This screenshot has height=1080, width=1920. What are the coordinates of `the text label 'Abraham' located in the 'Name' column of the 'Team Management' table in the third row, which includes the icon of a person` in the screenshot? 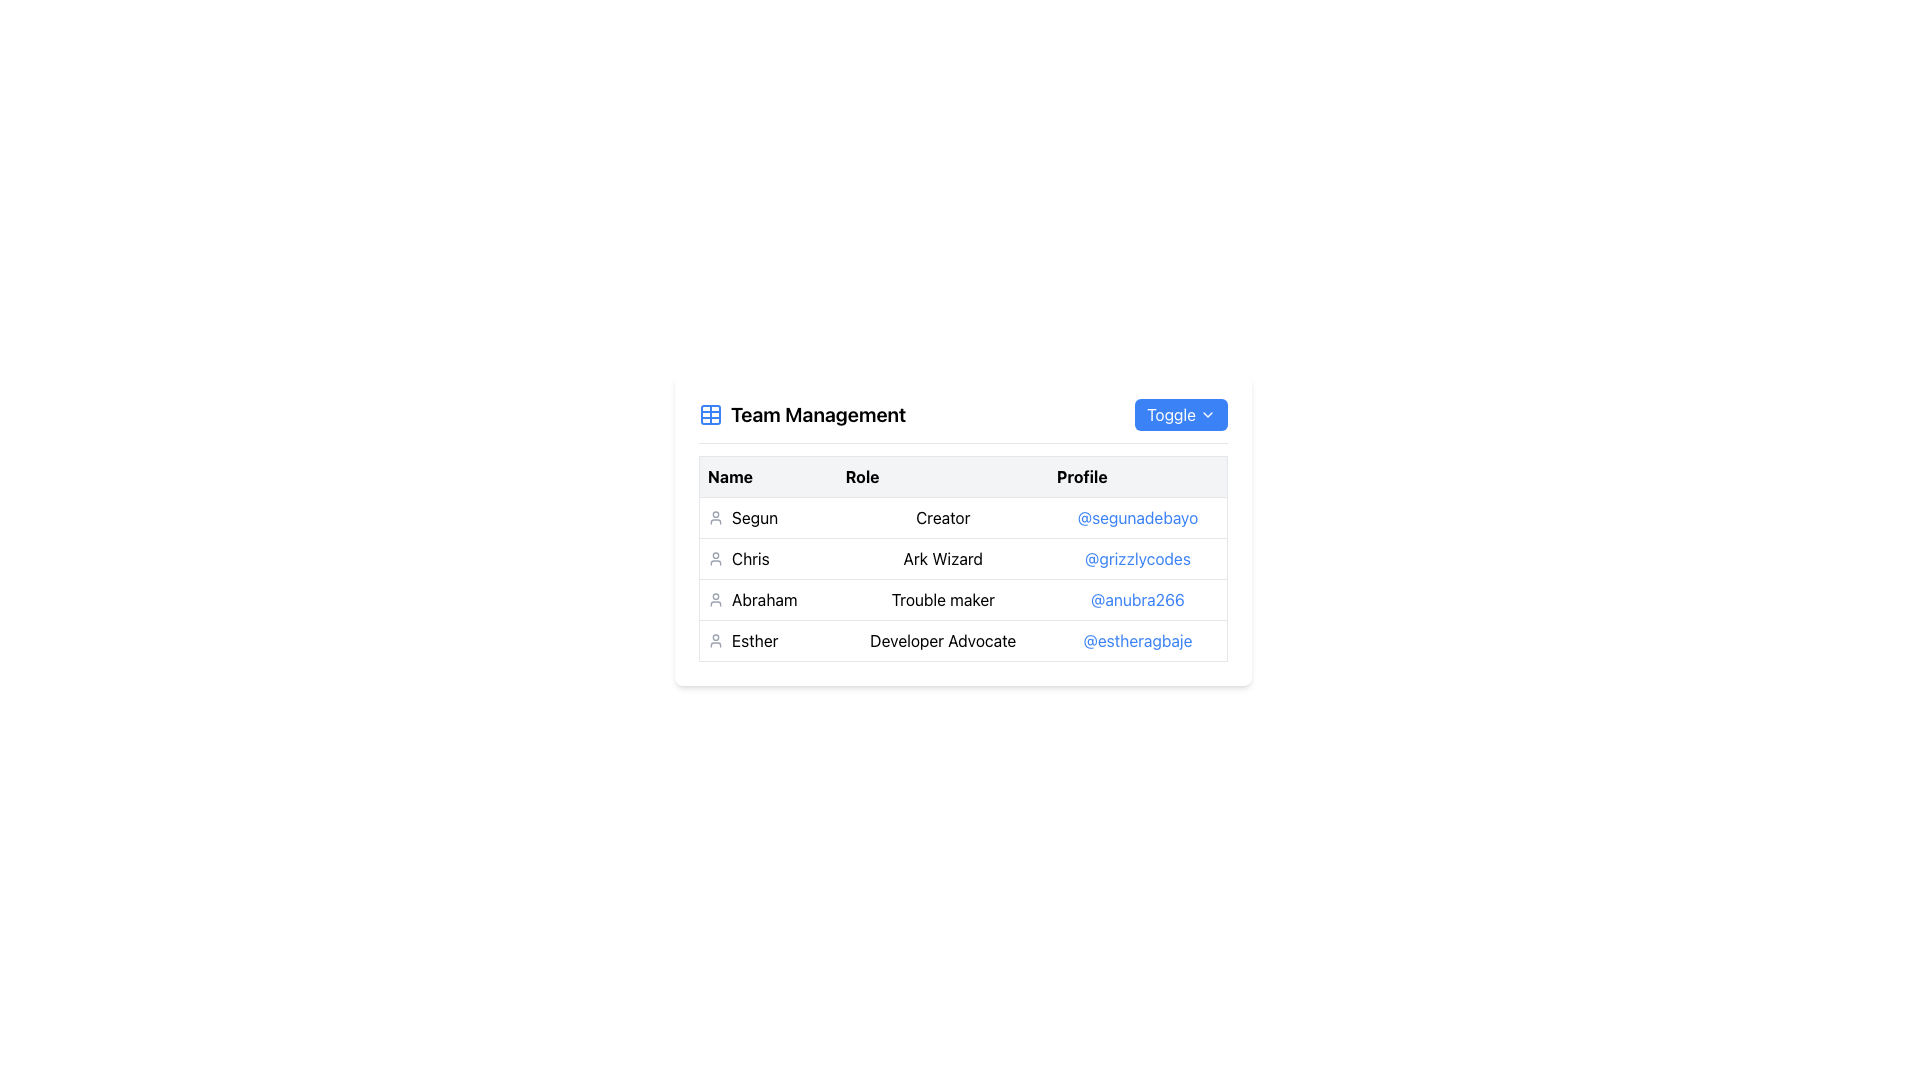 It's located at (767, 599).